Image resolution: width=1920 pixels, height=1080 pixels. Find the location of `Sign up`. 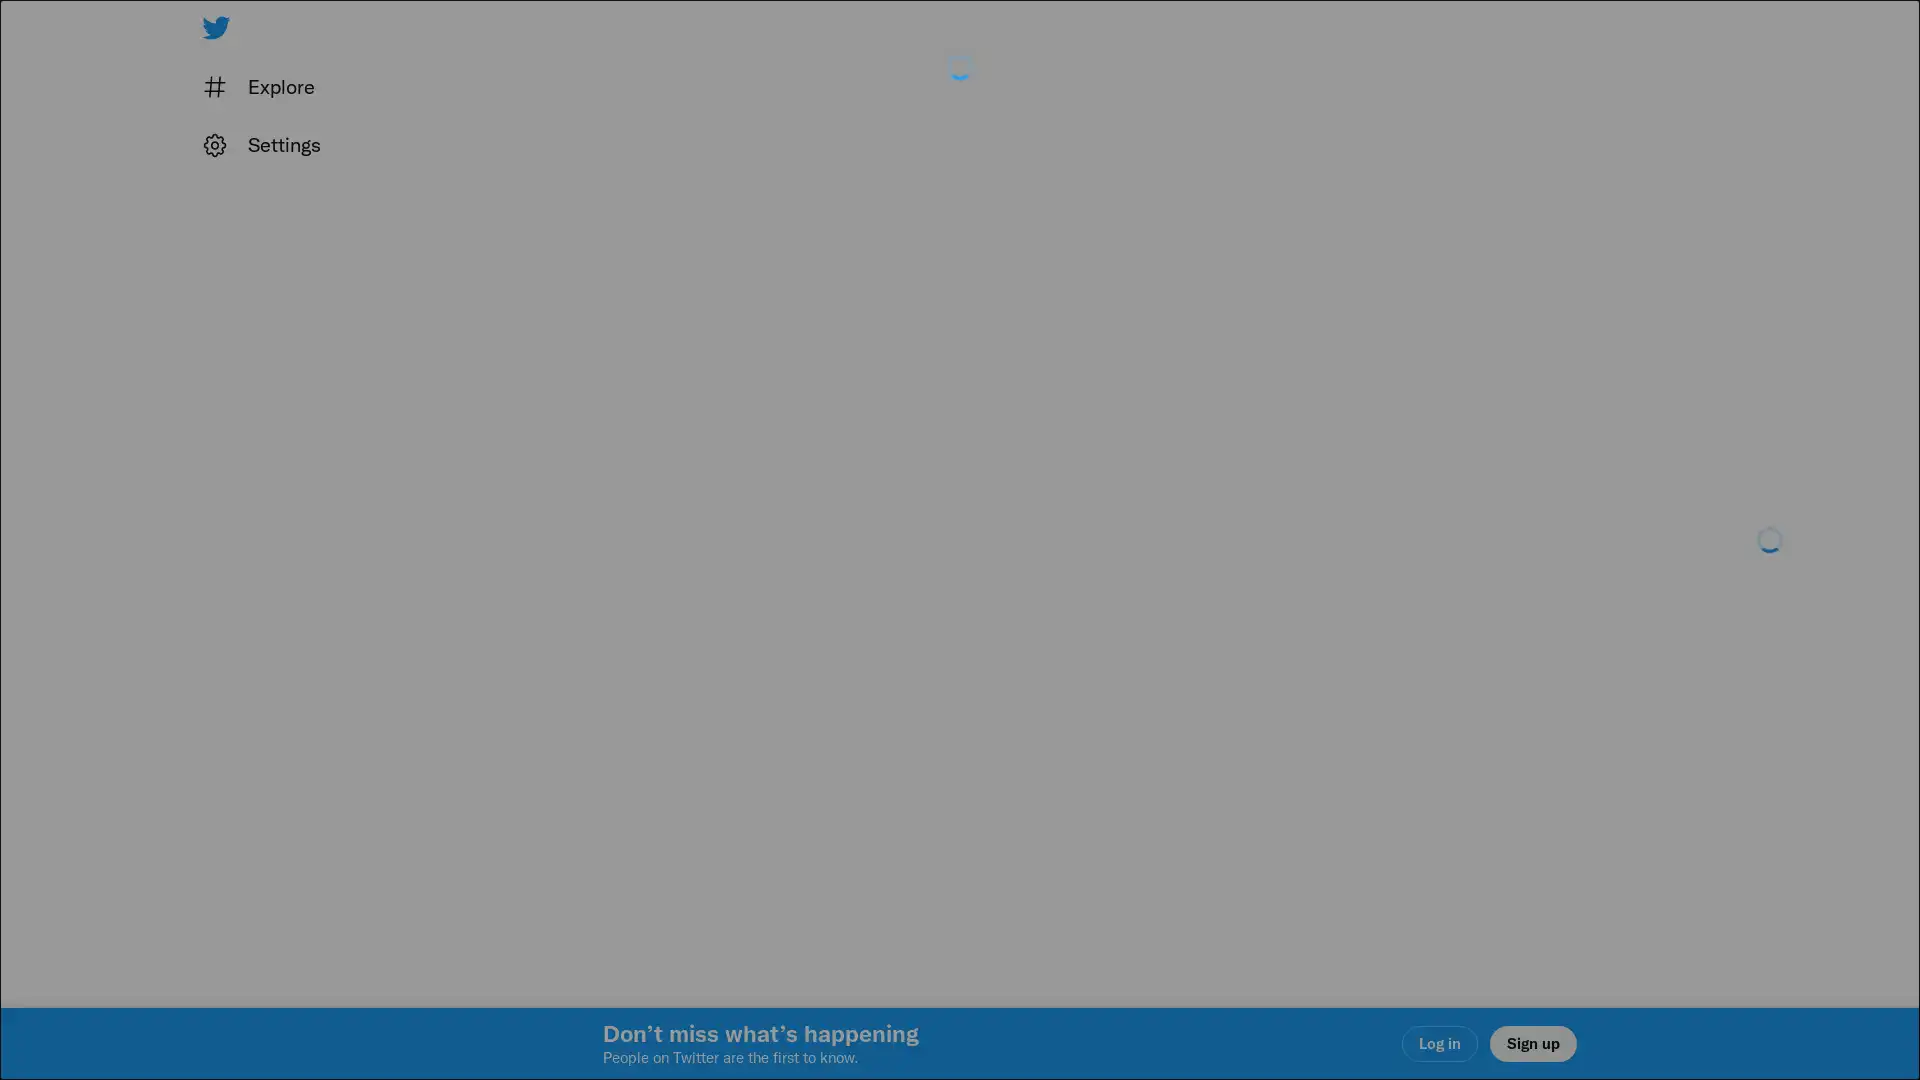

Sign up is located at coordinates (722, 681).